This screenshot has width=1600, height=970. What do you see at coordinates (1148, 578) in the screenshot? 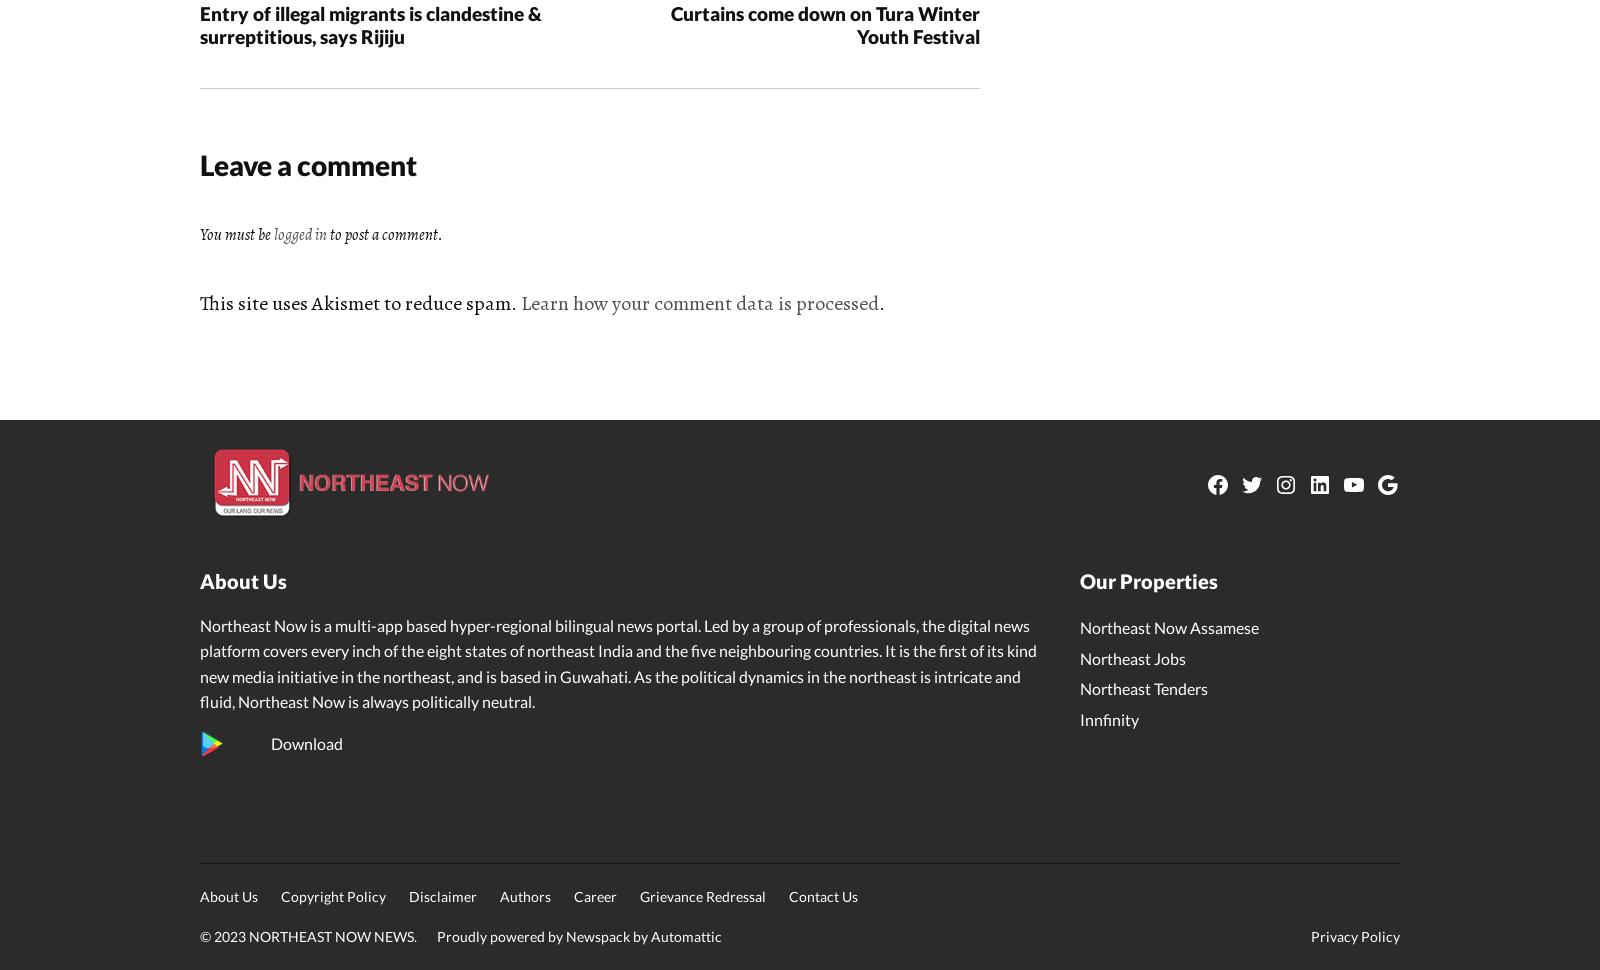
I see `'Our Properties'` at bounding box center [1148, 578].